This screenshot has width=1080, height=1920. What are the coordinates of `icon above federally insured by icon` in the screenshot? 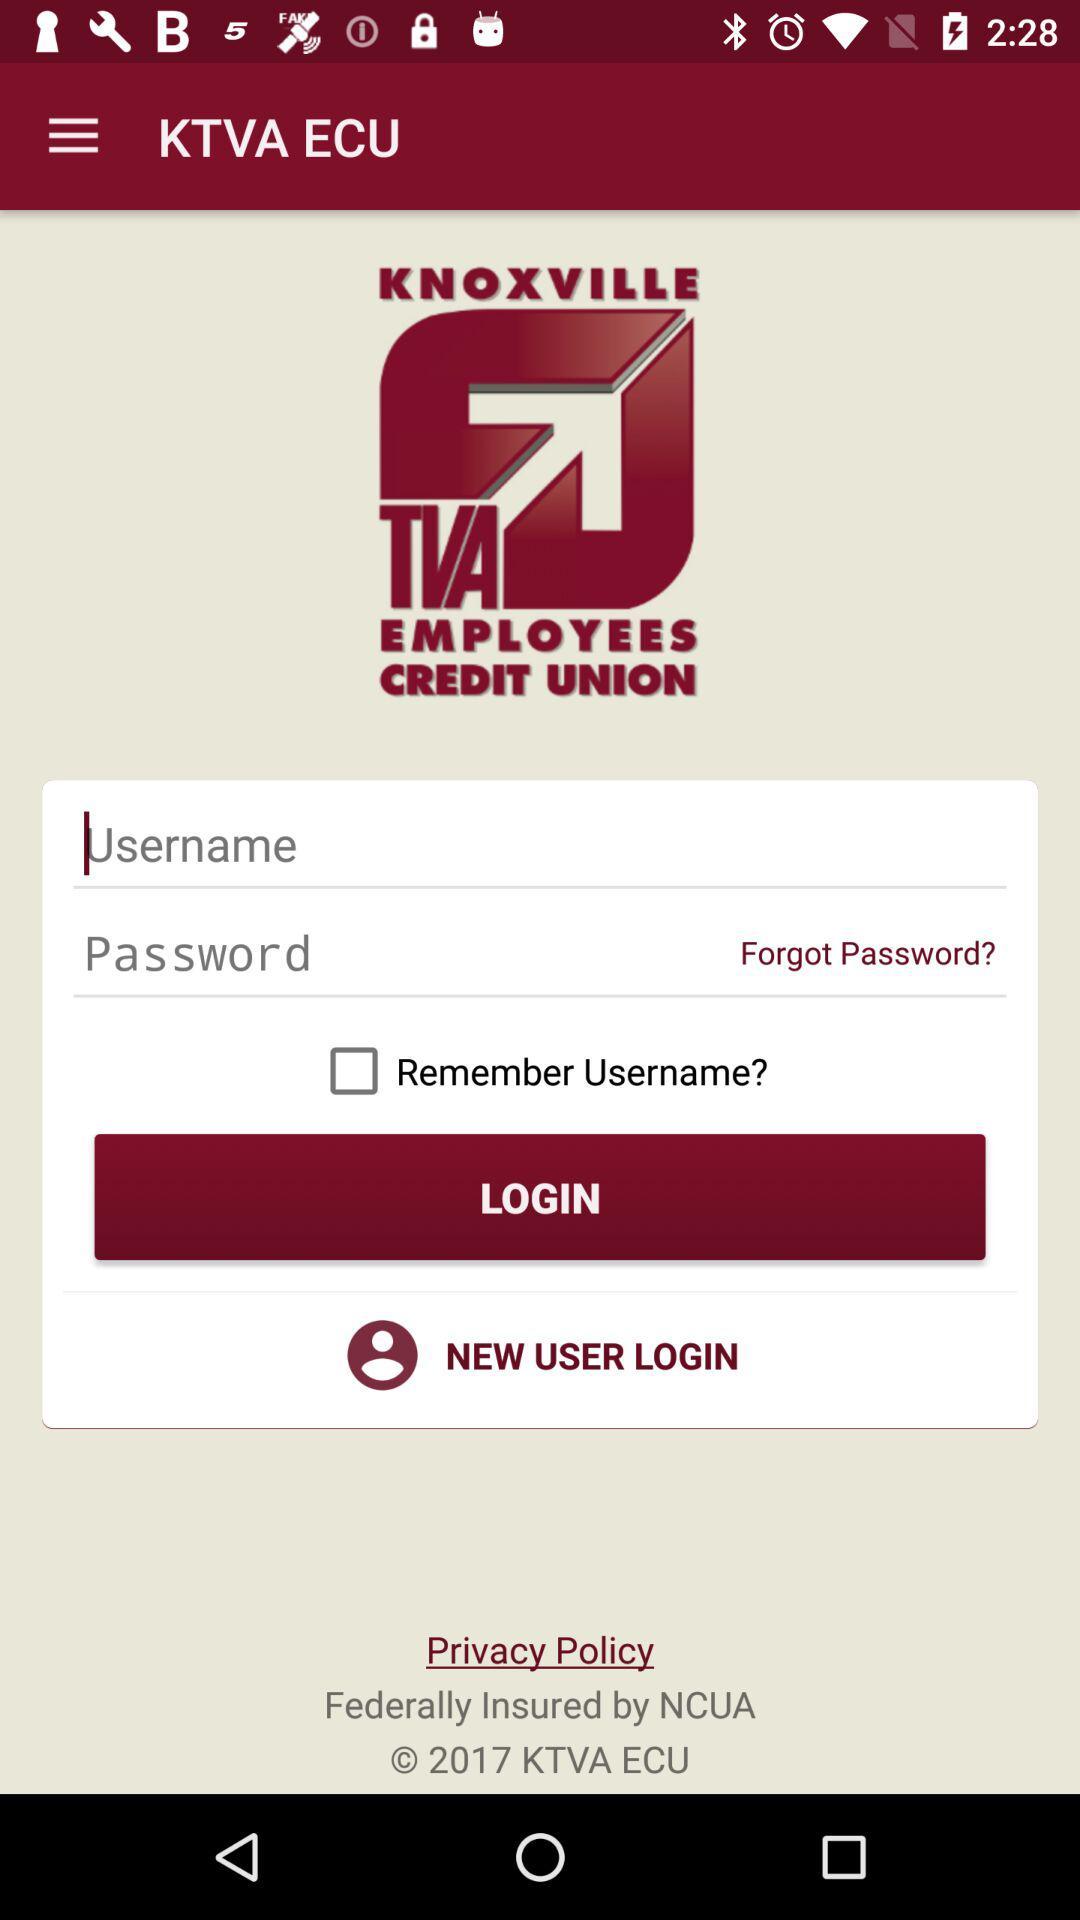 It's located at (540, 1649).